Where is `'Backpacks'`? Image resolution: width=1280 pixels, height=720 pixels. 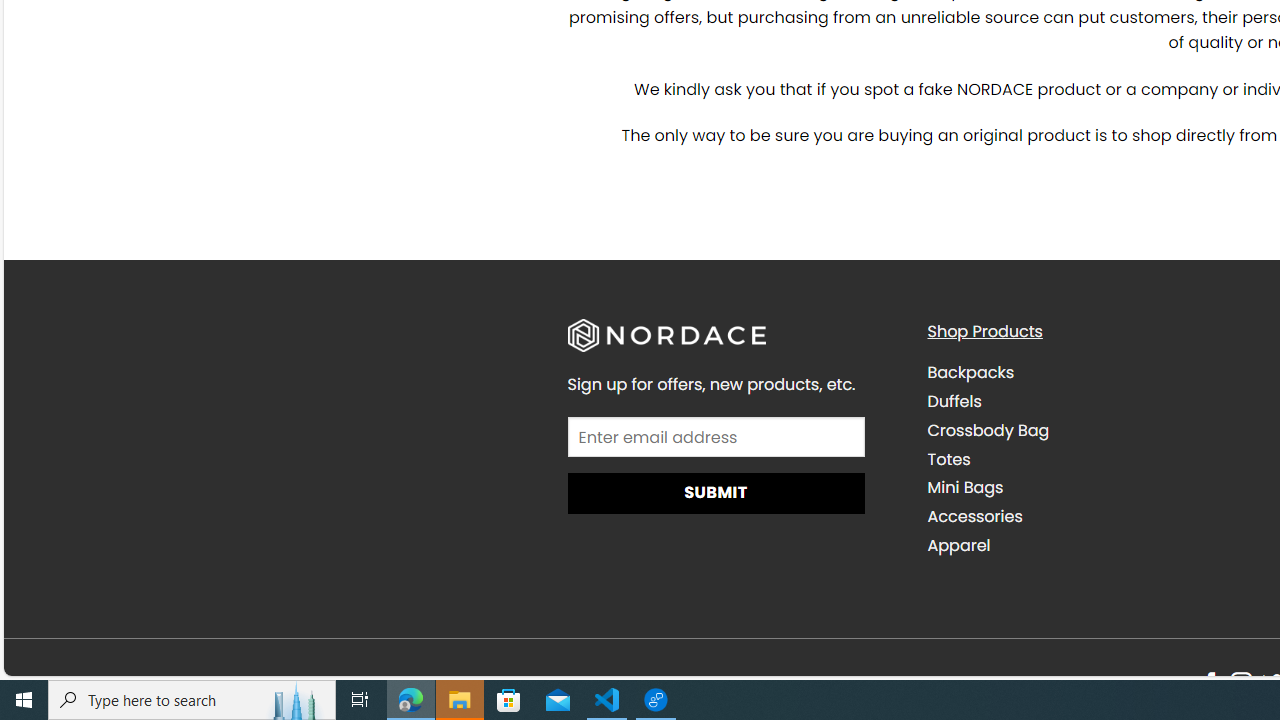 'Backpacks' is located at coordinates (1091, 372).